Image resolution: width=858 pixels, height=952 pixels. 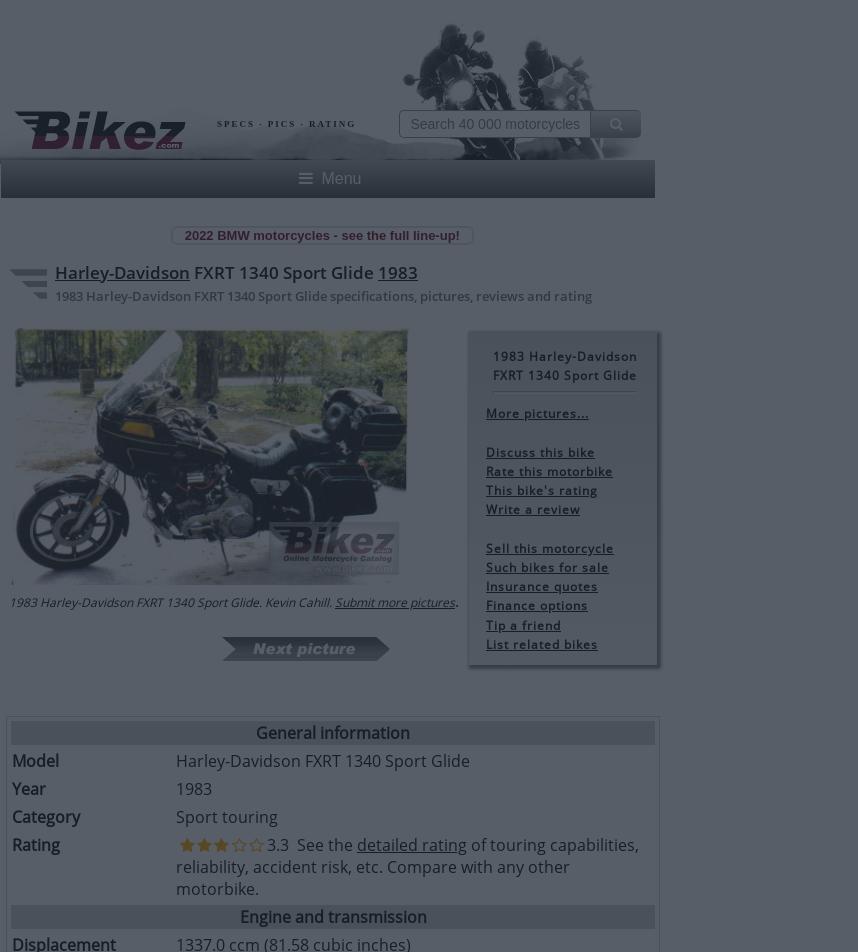 What do you see at coordinates (172, 602) in the screenshot?
I see `'1983 Harley-Davidson FXRT 1340 Sport Glide. Kevin Cahill.'` at bounding box center [172, 602].